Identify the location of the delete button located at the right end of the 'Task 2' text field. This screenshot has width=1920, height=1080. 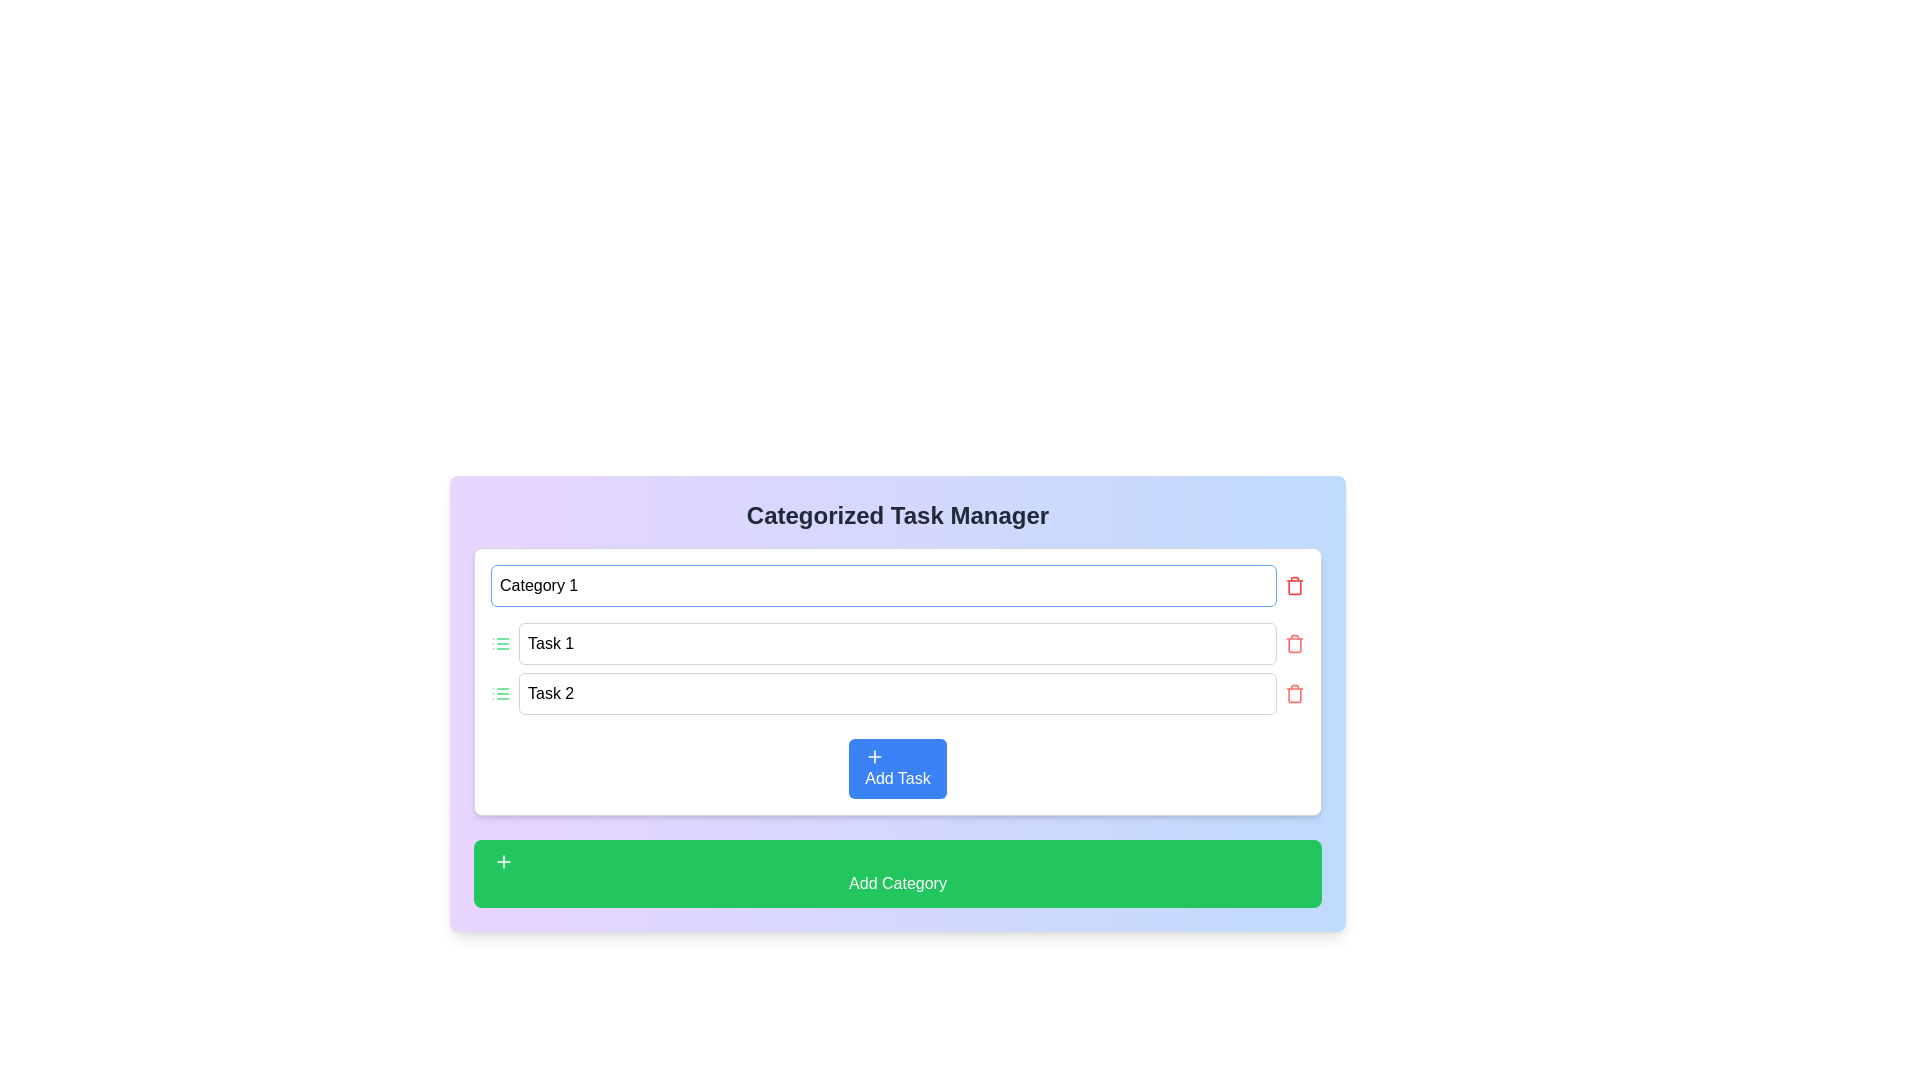
(1295, 693).